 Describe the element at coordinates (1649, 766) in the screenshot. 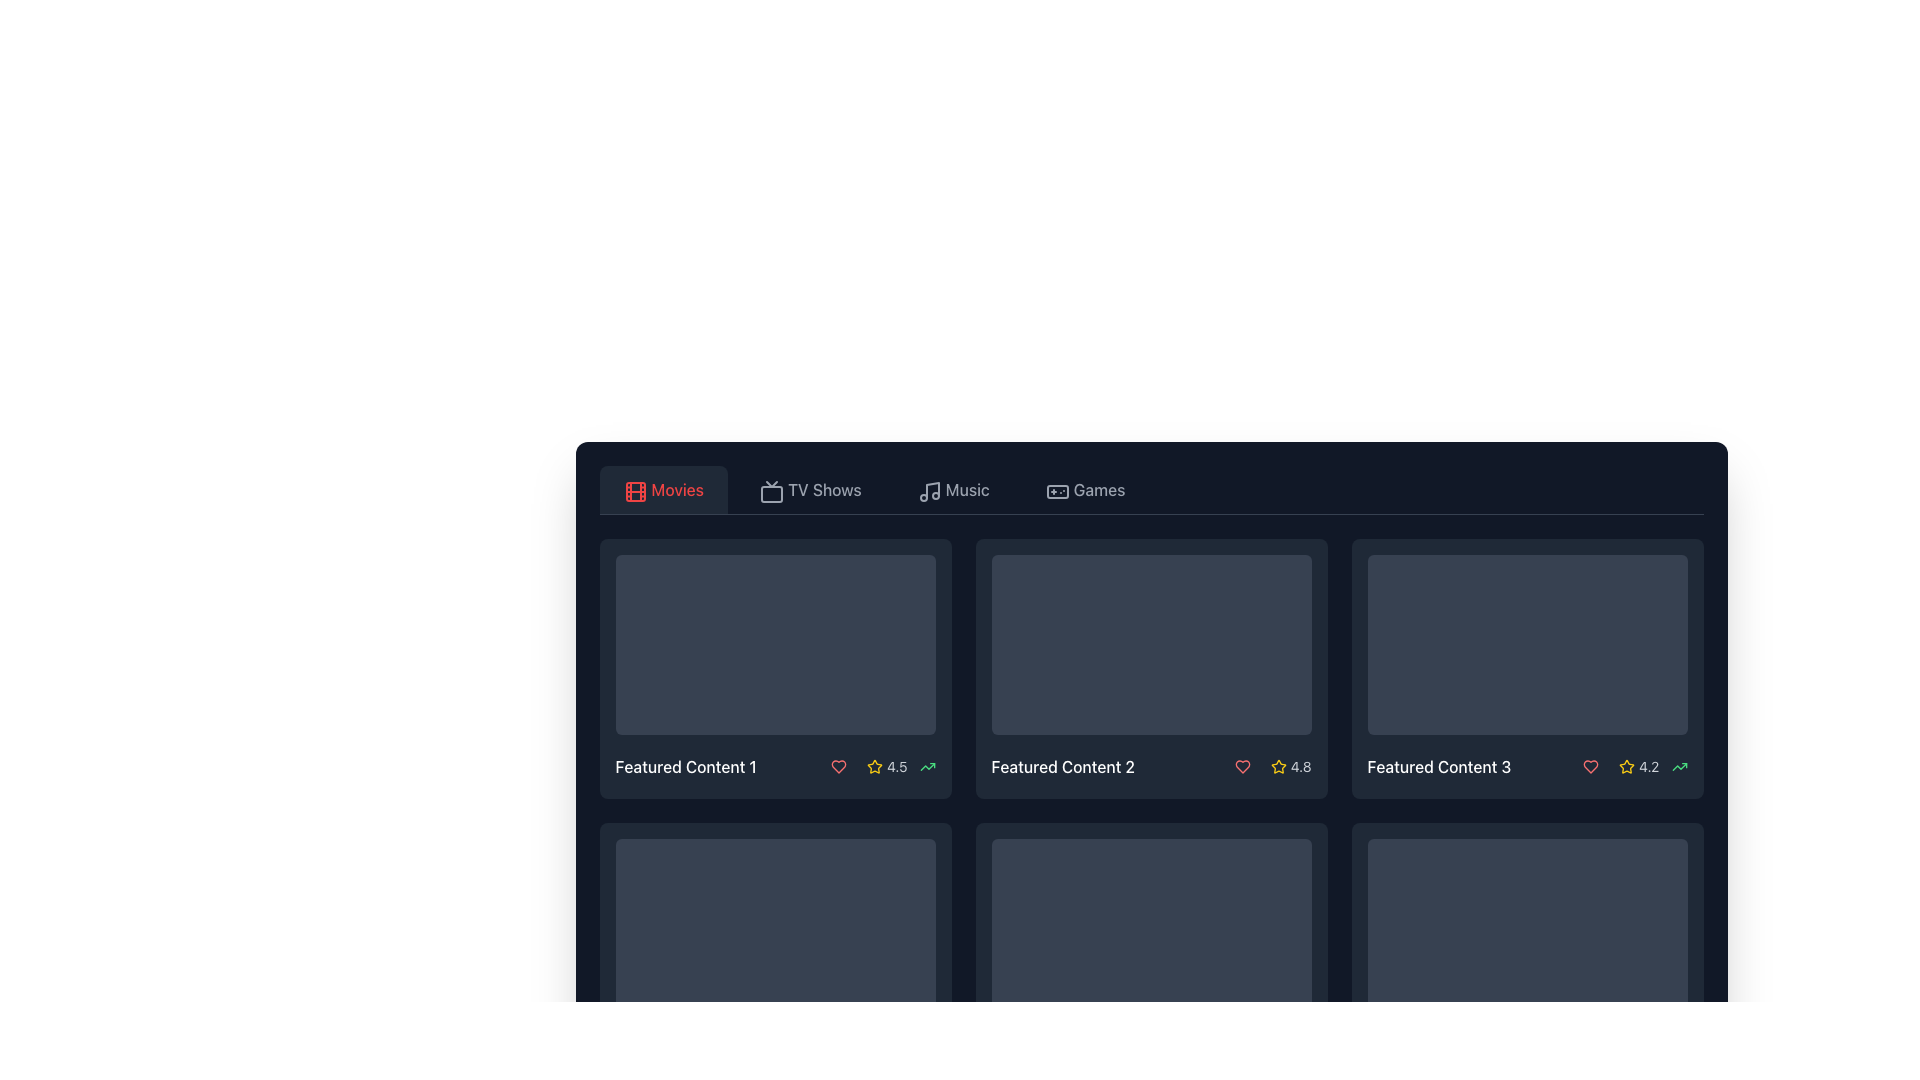

I see `the text label displaying '4.2', which is a small-sized, gray-colored font, located to the right of a yellow star icon underneath the 'Featured Content 3' title` at that location.